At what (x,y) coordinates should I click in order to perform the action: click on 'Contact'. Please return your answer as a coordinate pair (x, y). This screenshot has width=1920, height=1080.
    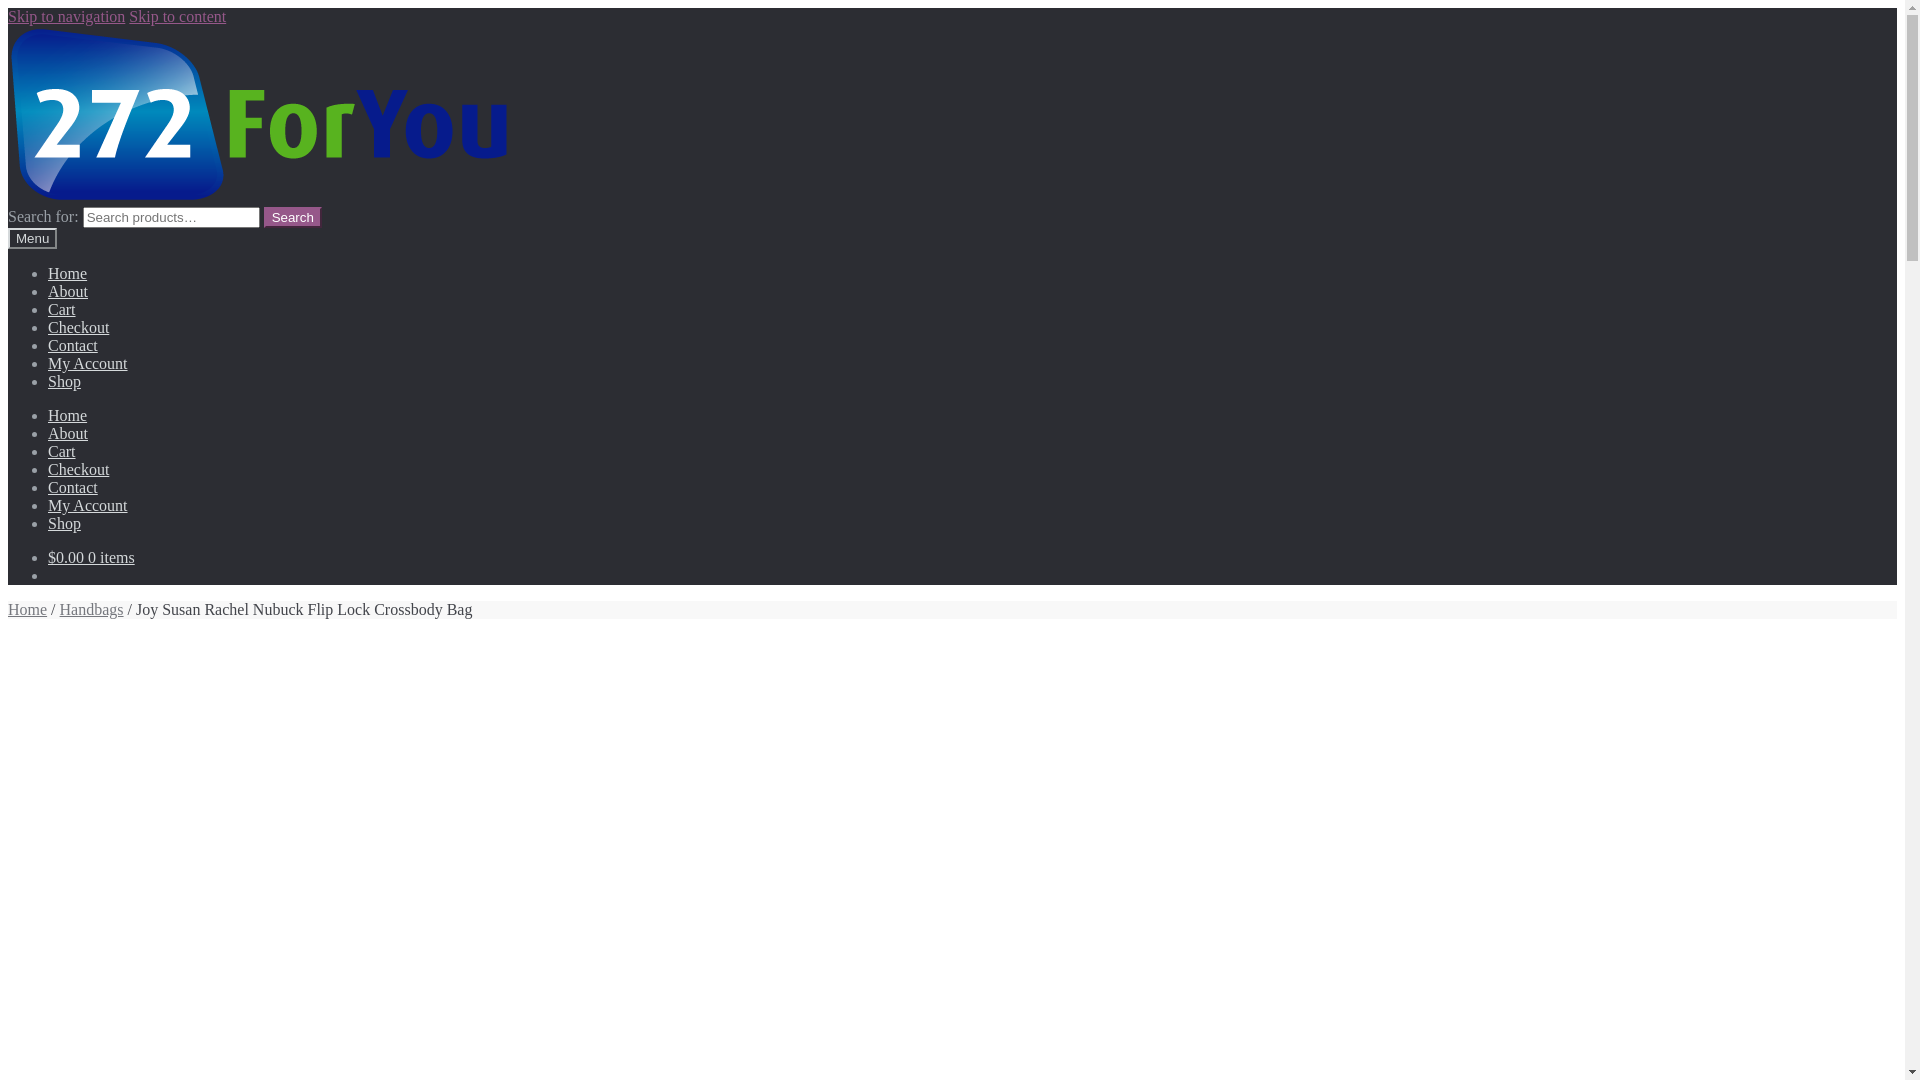
    Looking at the image, I should click on (72, 487).